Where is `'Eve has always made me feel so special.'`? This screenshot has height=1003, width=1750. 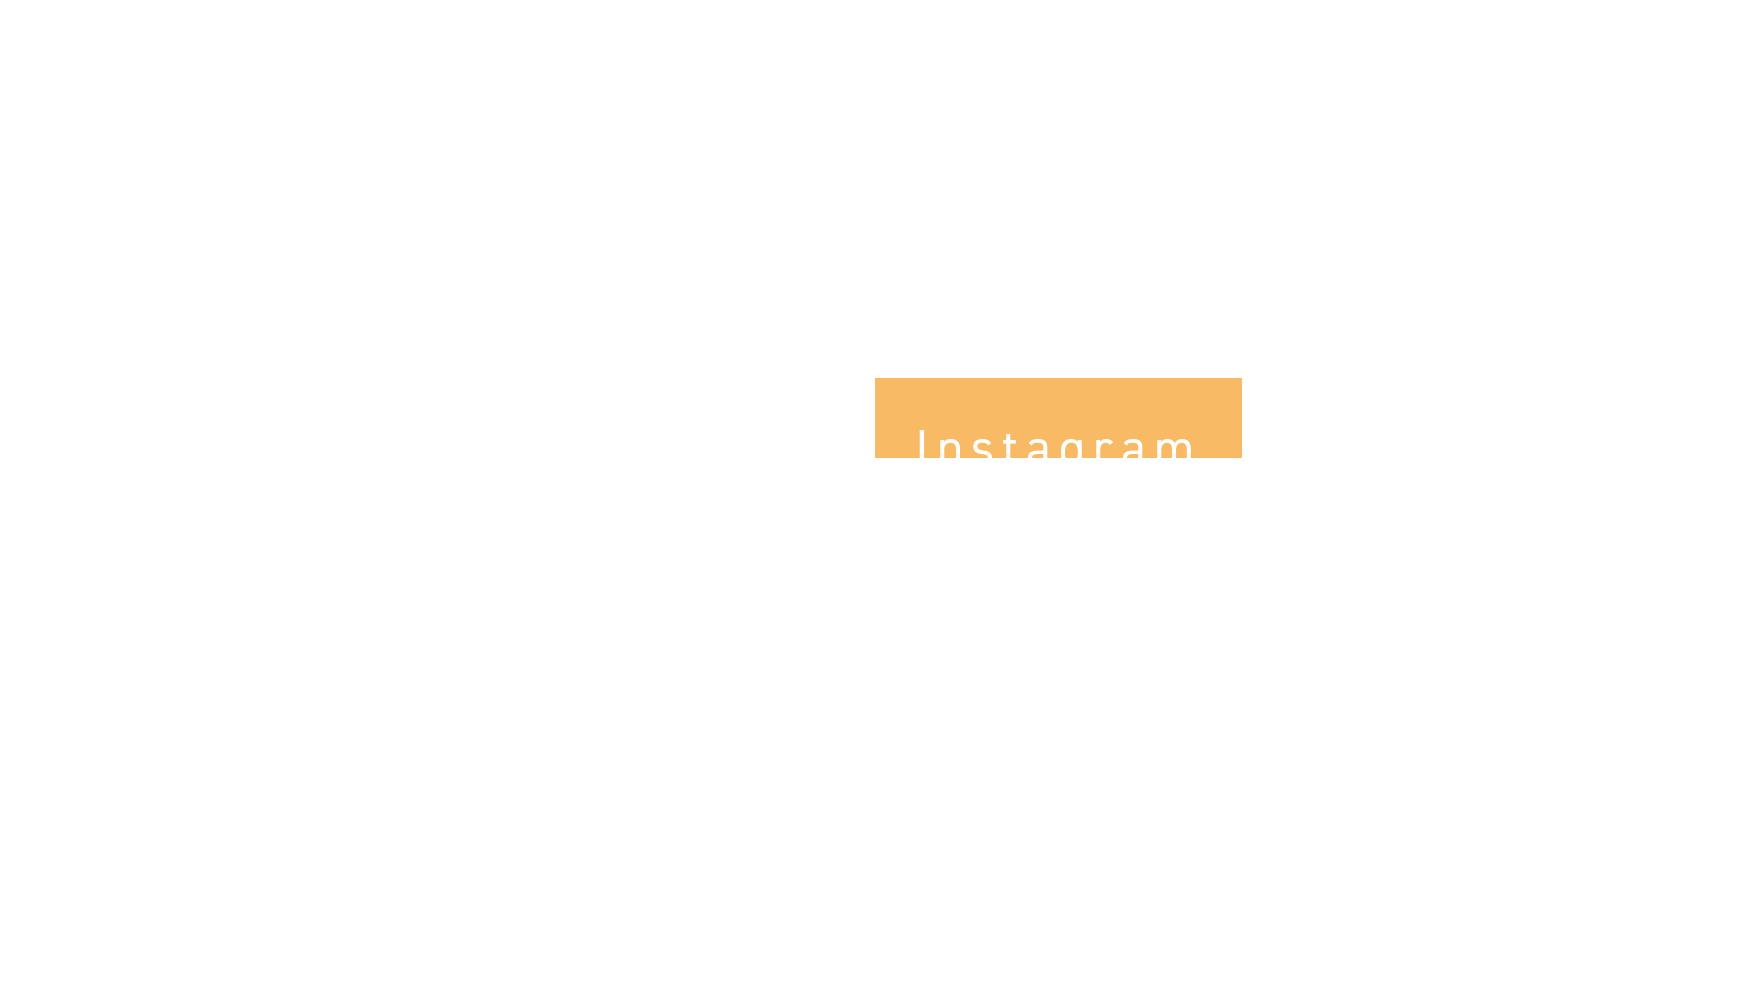 'Eve has always made me feel so special.' is located at coordinates (705, 50).